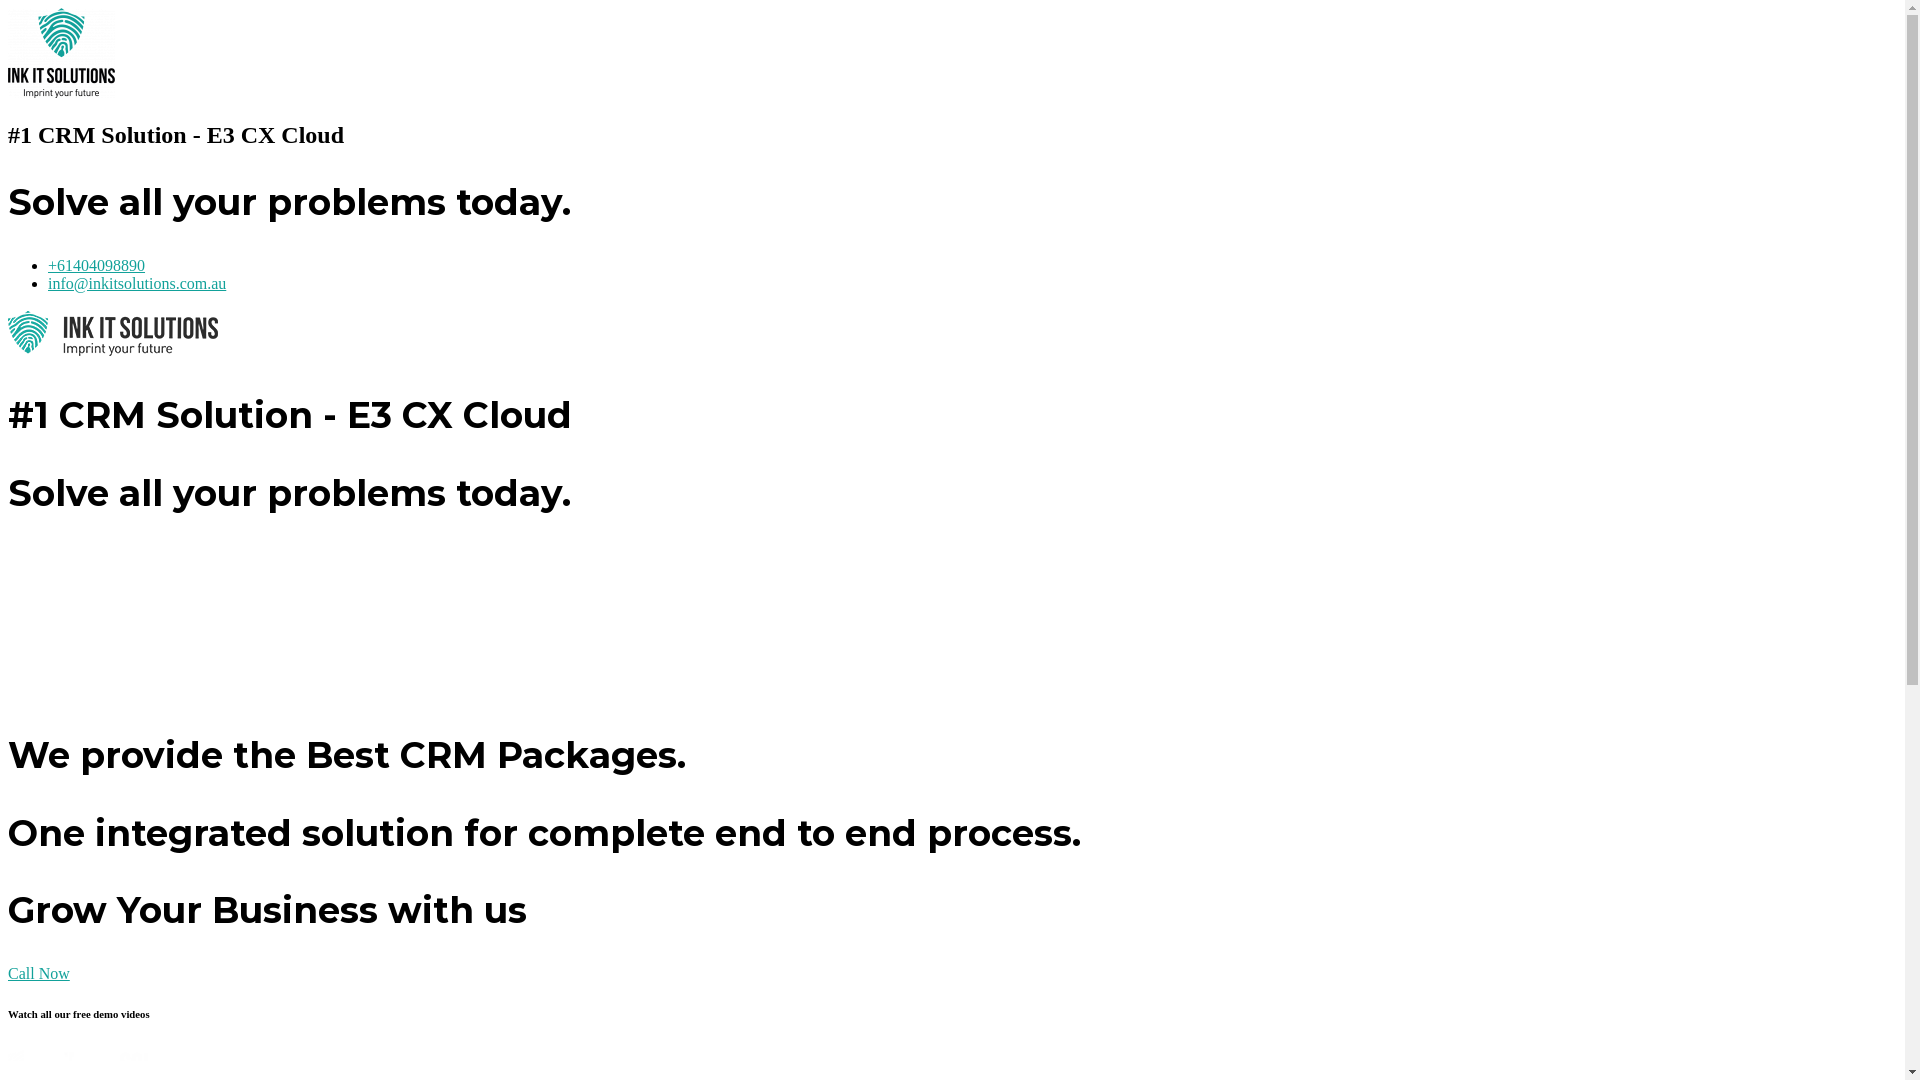 The image size is (1920, 1080). I want to click on 'info@inkitsolutions.com.au', so click(136, 283).